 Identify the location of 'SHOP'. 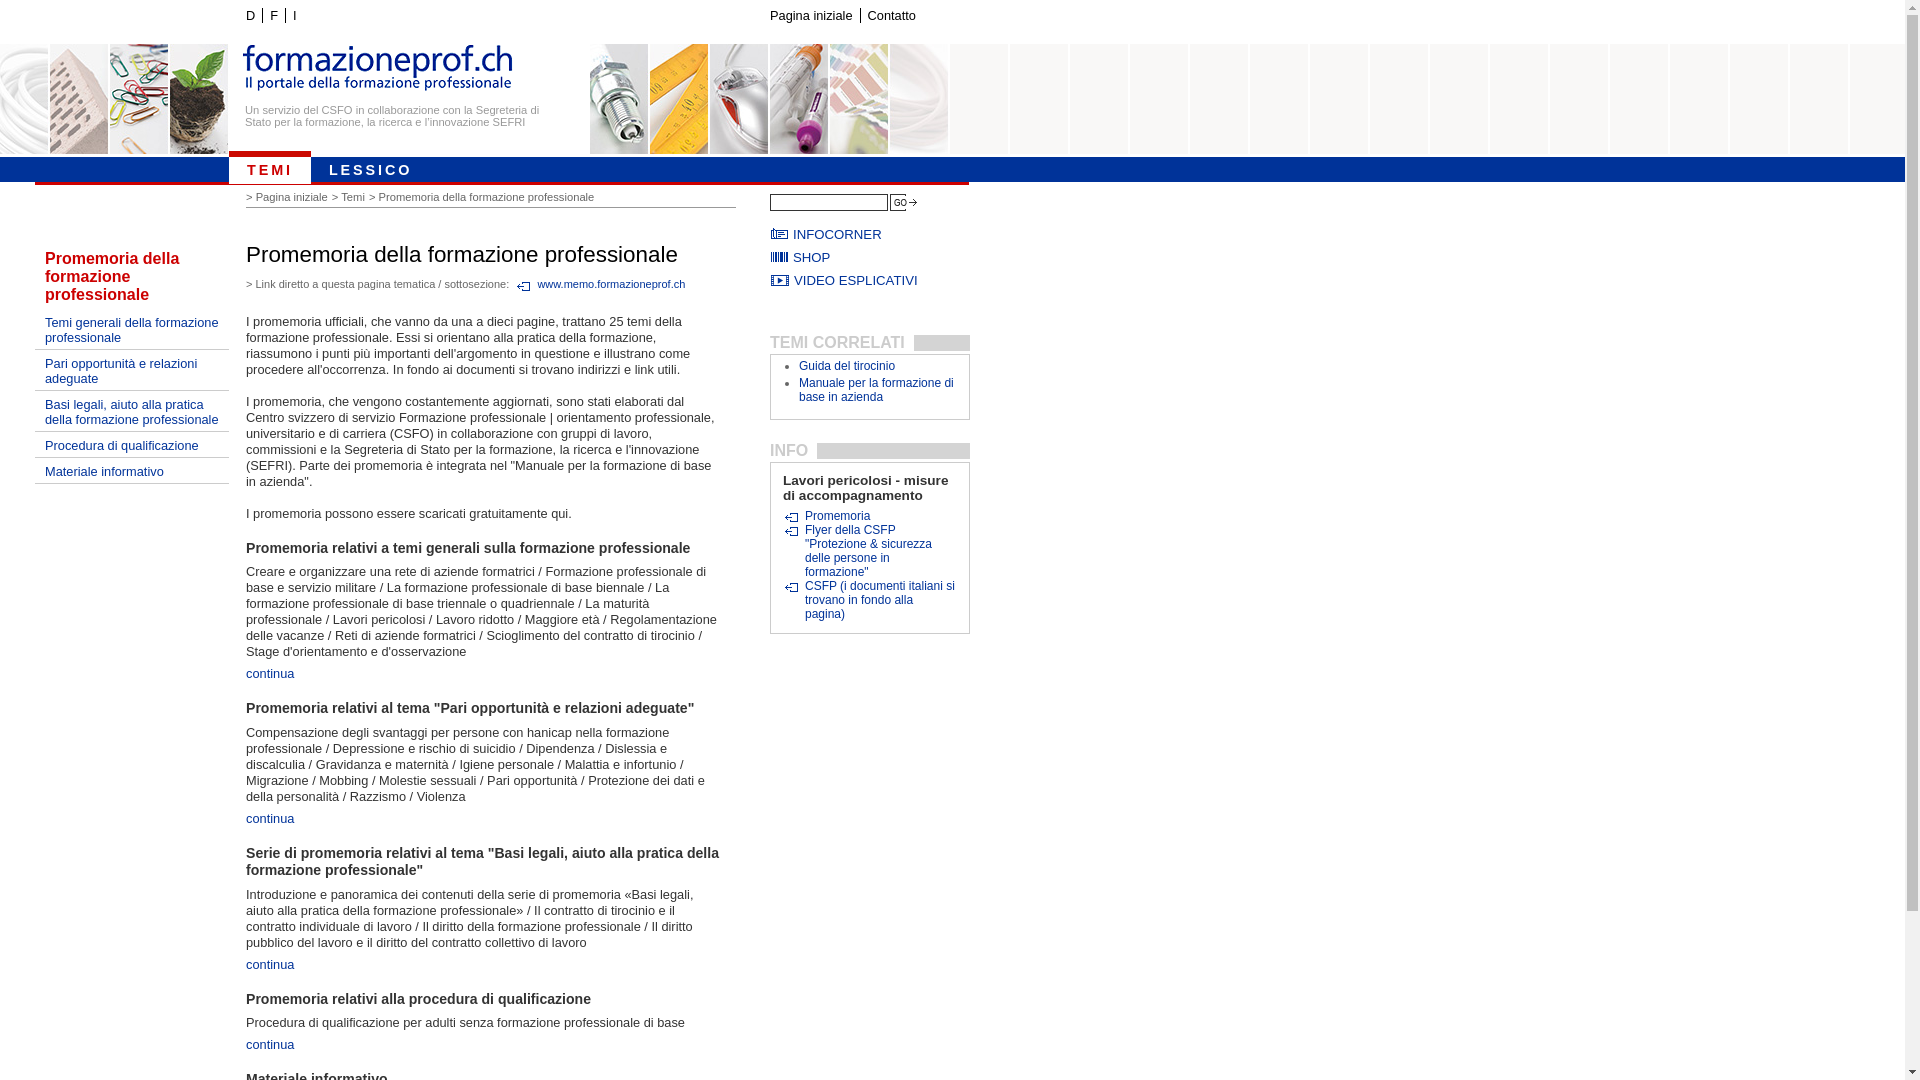
(870, 256).